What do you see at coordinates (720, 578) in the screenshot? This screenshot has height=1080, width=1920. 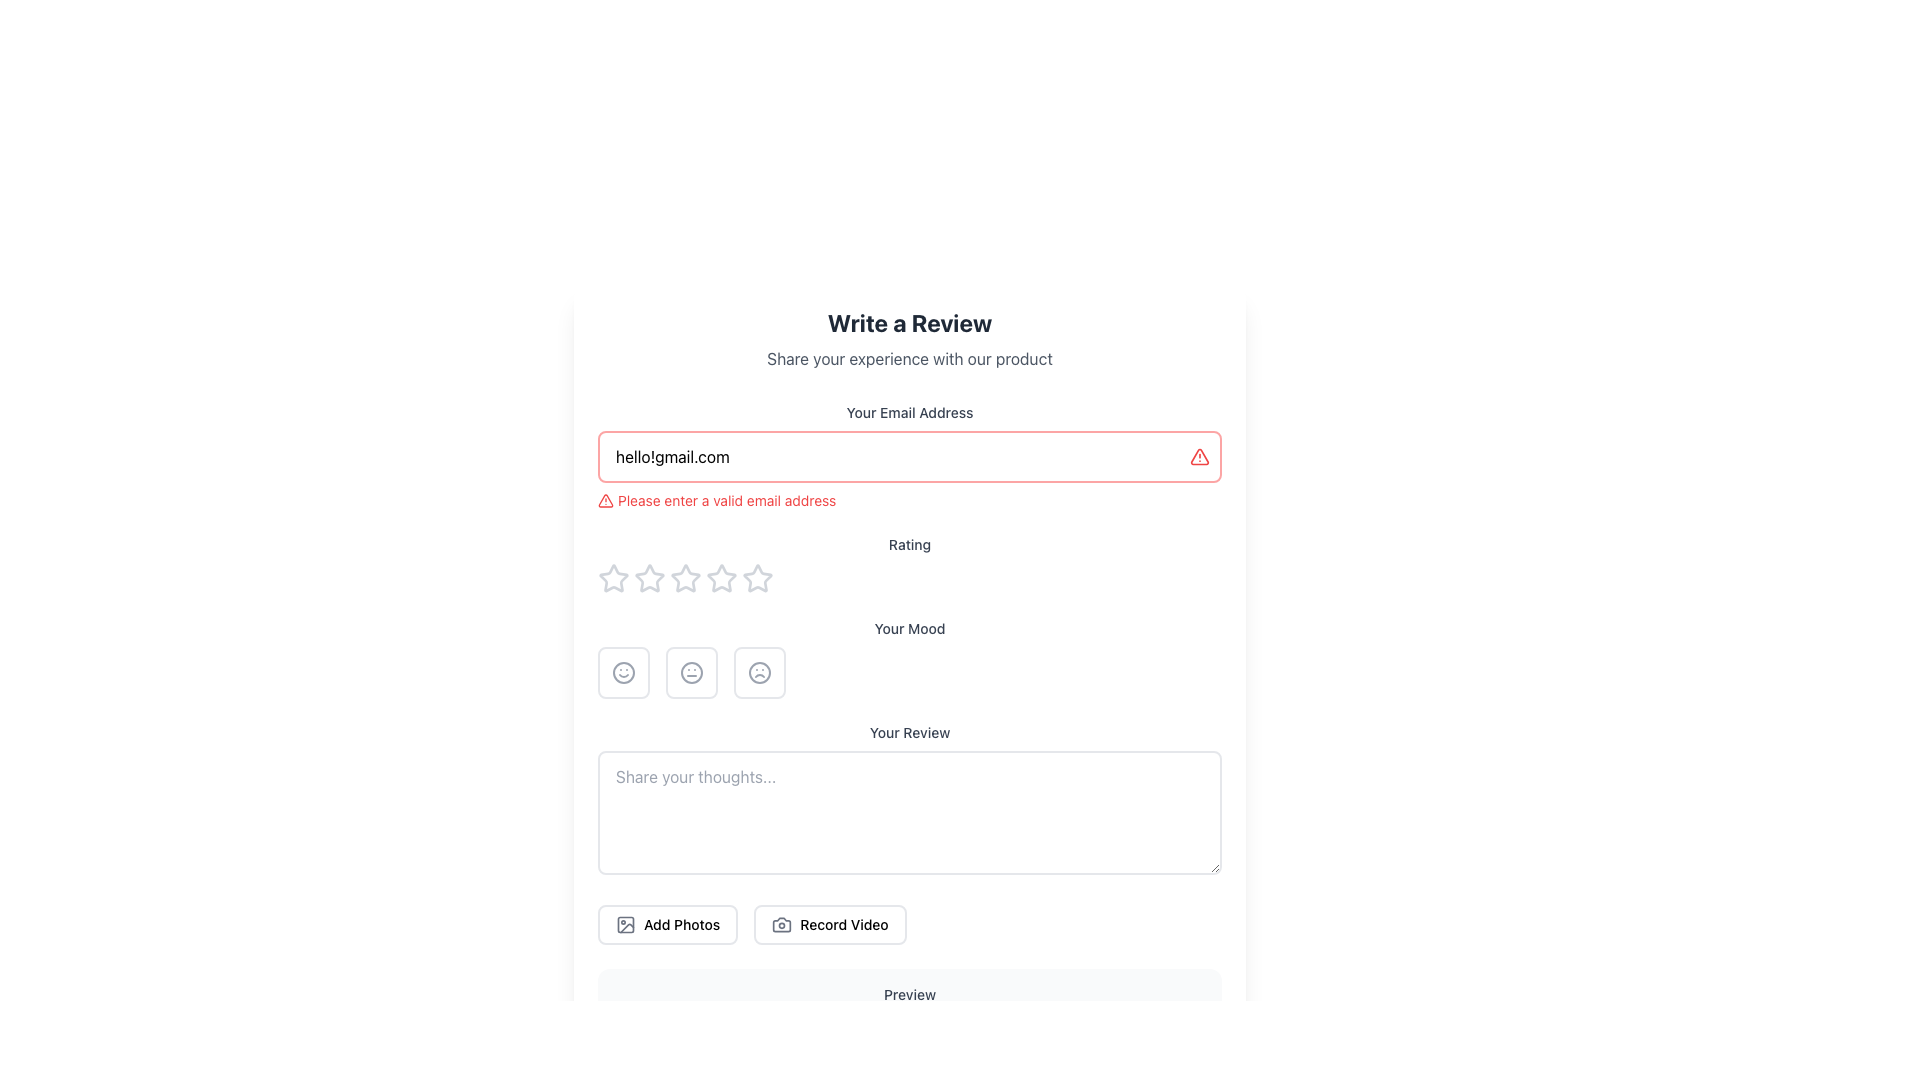 I see `the fourth star in the horizontal lineup of five star-shaped icons to set a rating of 4 out of 5` at bounding box center [720, 578].